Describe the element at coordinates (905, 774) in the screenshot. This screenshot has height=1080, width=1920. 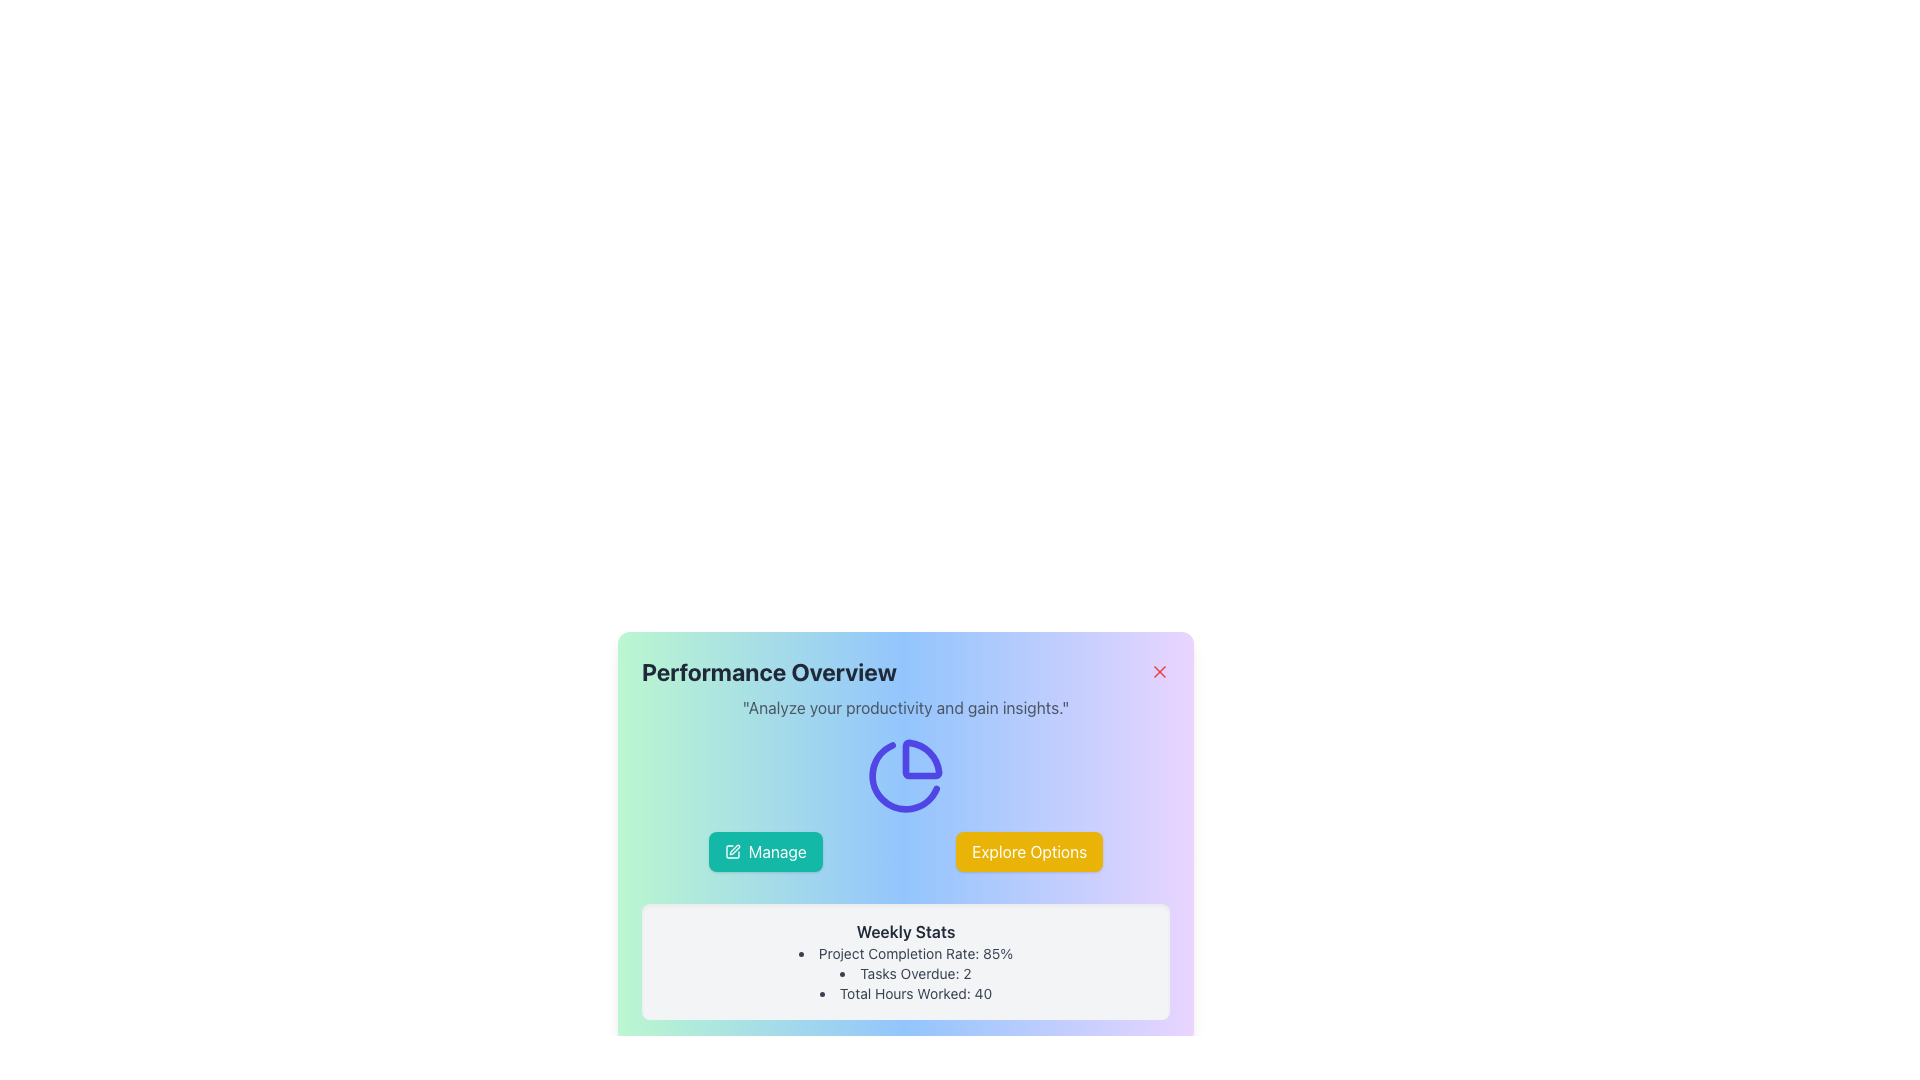
I see `the pie chart icon located in the 'Performance Overview' panel, which serves as a visual representation of data and is situated centrally above the buttons 'Manage' and 'Explore Options'` at that location.